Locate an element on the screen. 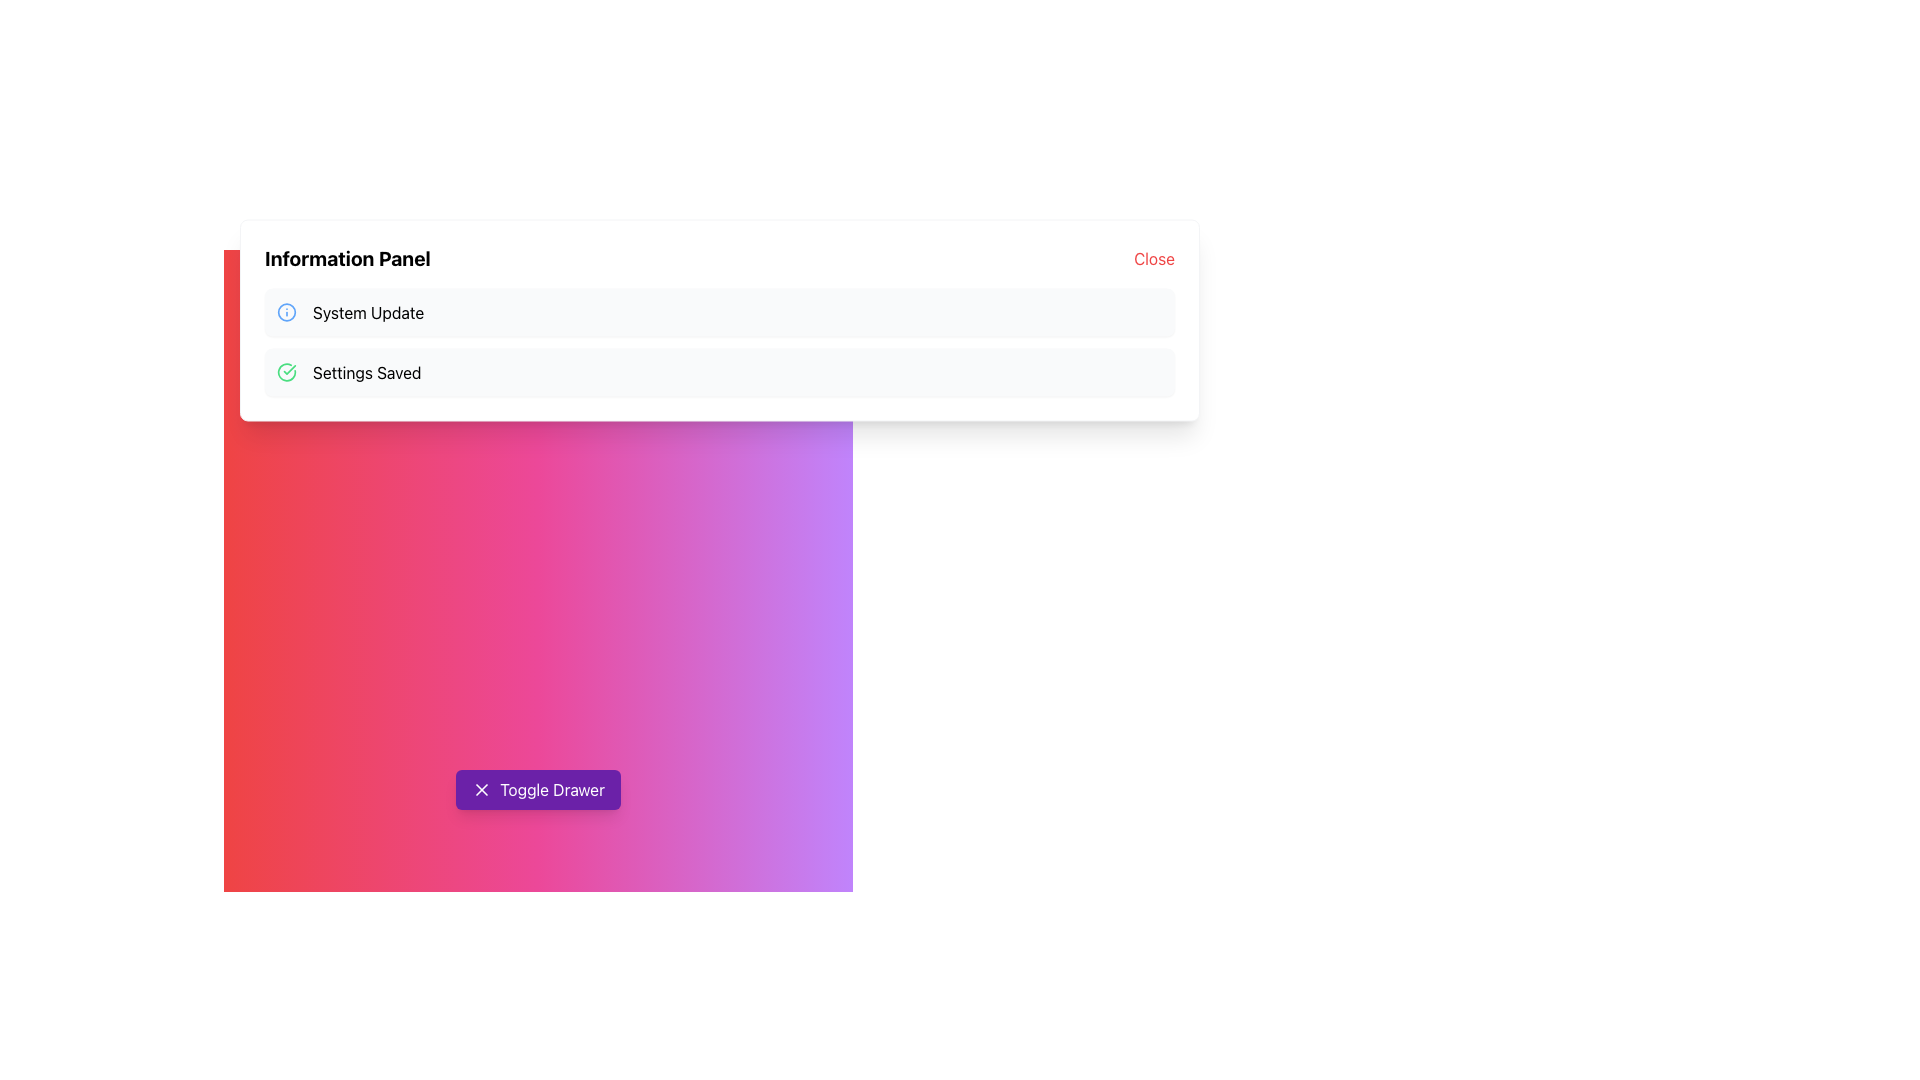 Image resolution: width=1920 pixels, height=1080 pixels. the status indicator icon located to the left of the 'Settings Saved' text in the structured information list is located at coordinates (286, 372).